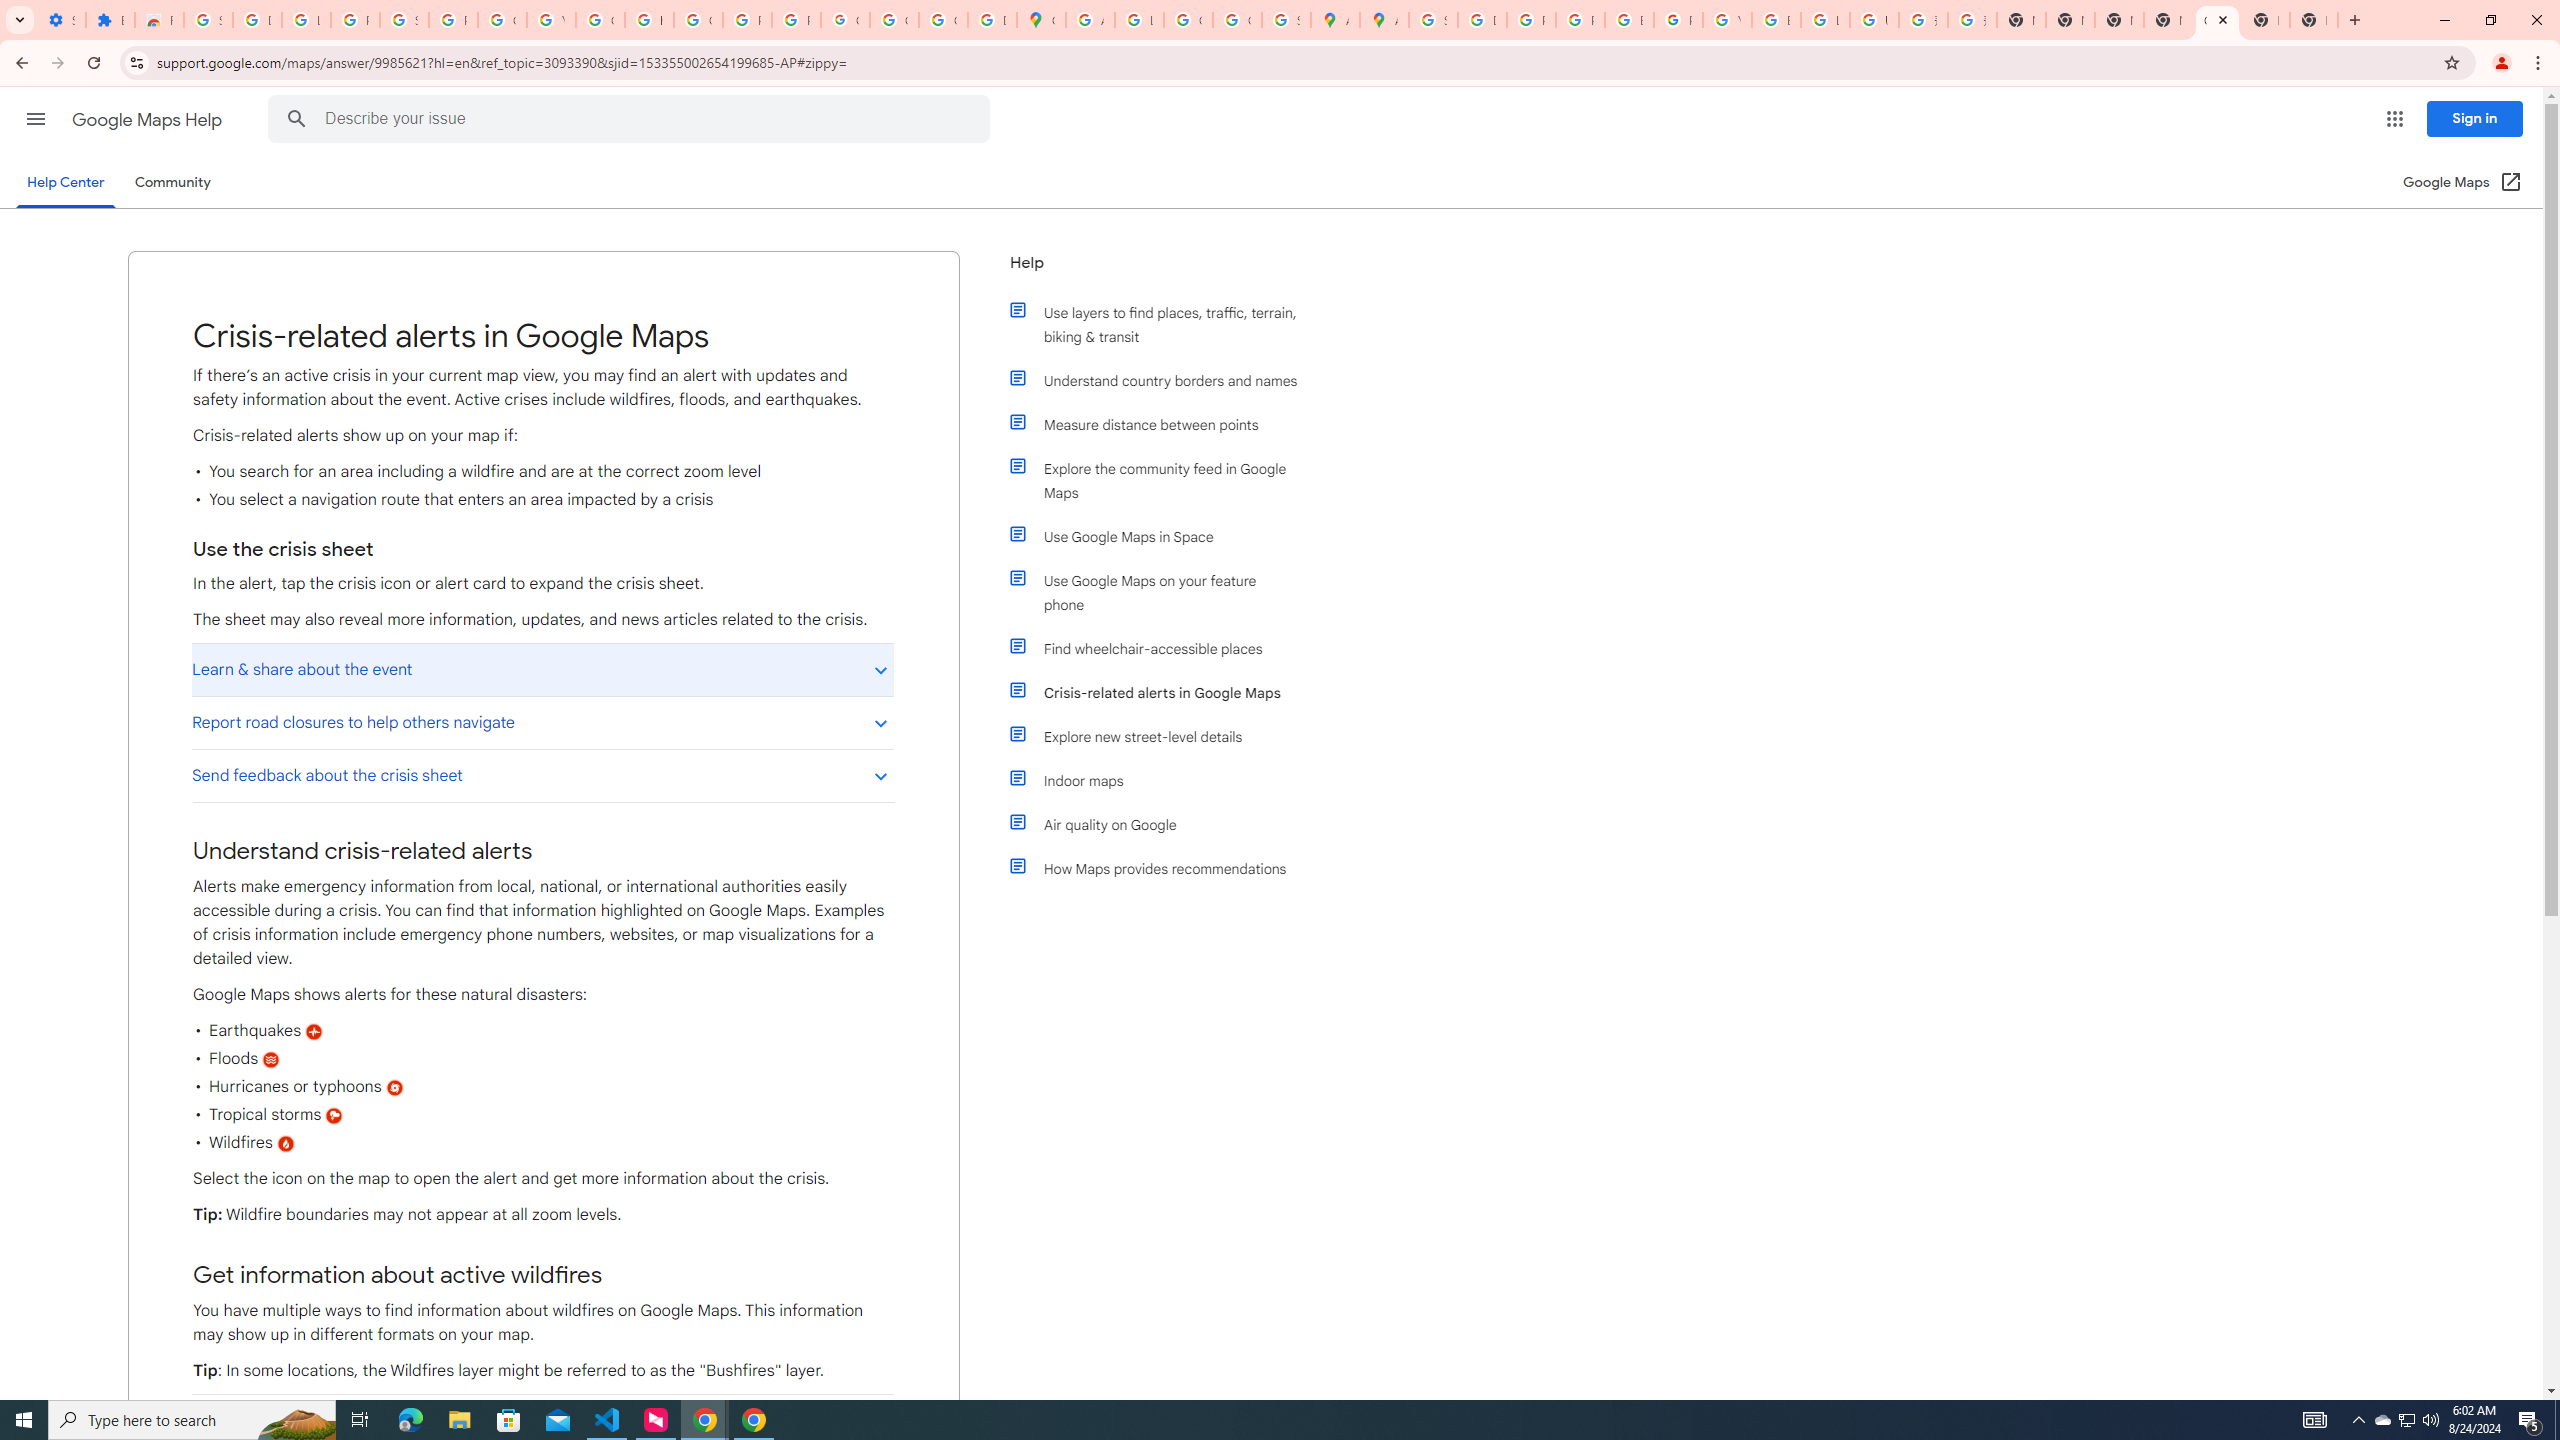  Describe the element at coordinates (257, 19) in the screenshot. I see `'Delete photos & videos - Computer - Google Photos Help'` at that location.